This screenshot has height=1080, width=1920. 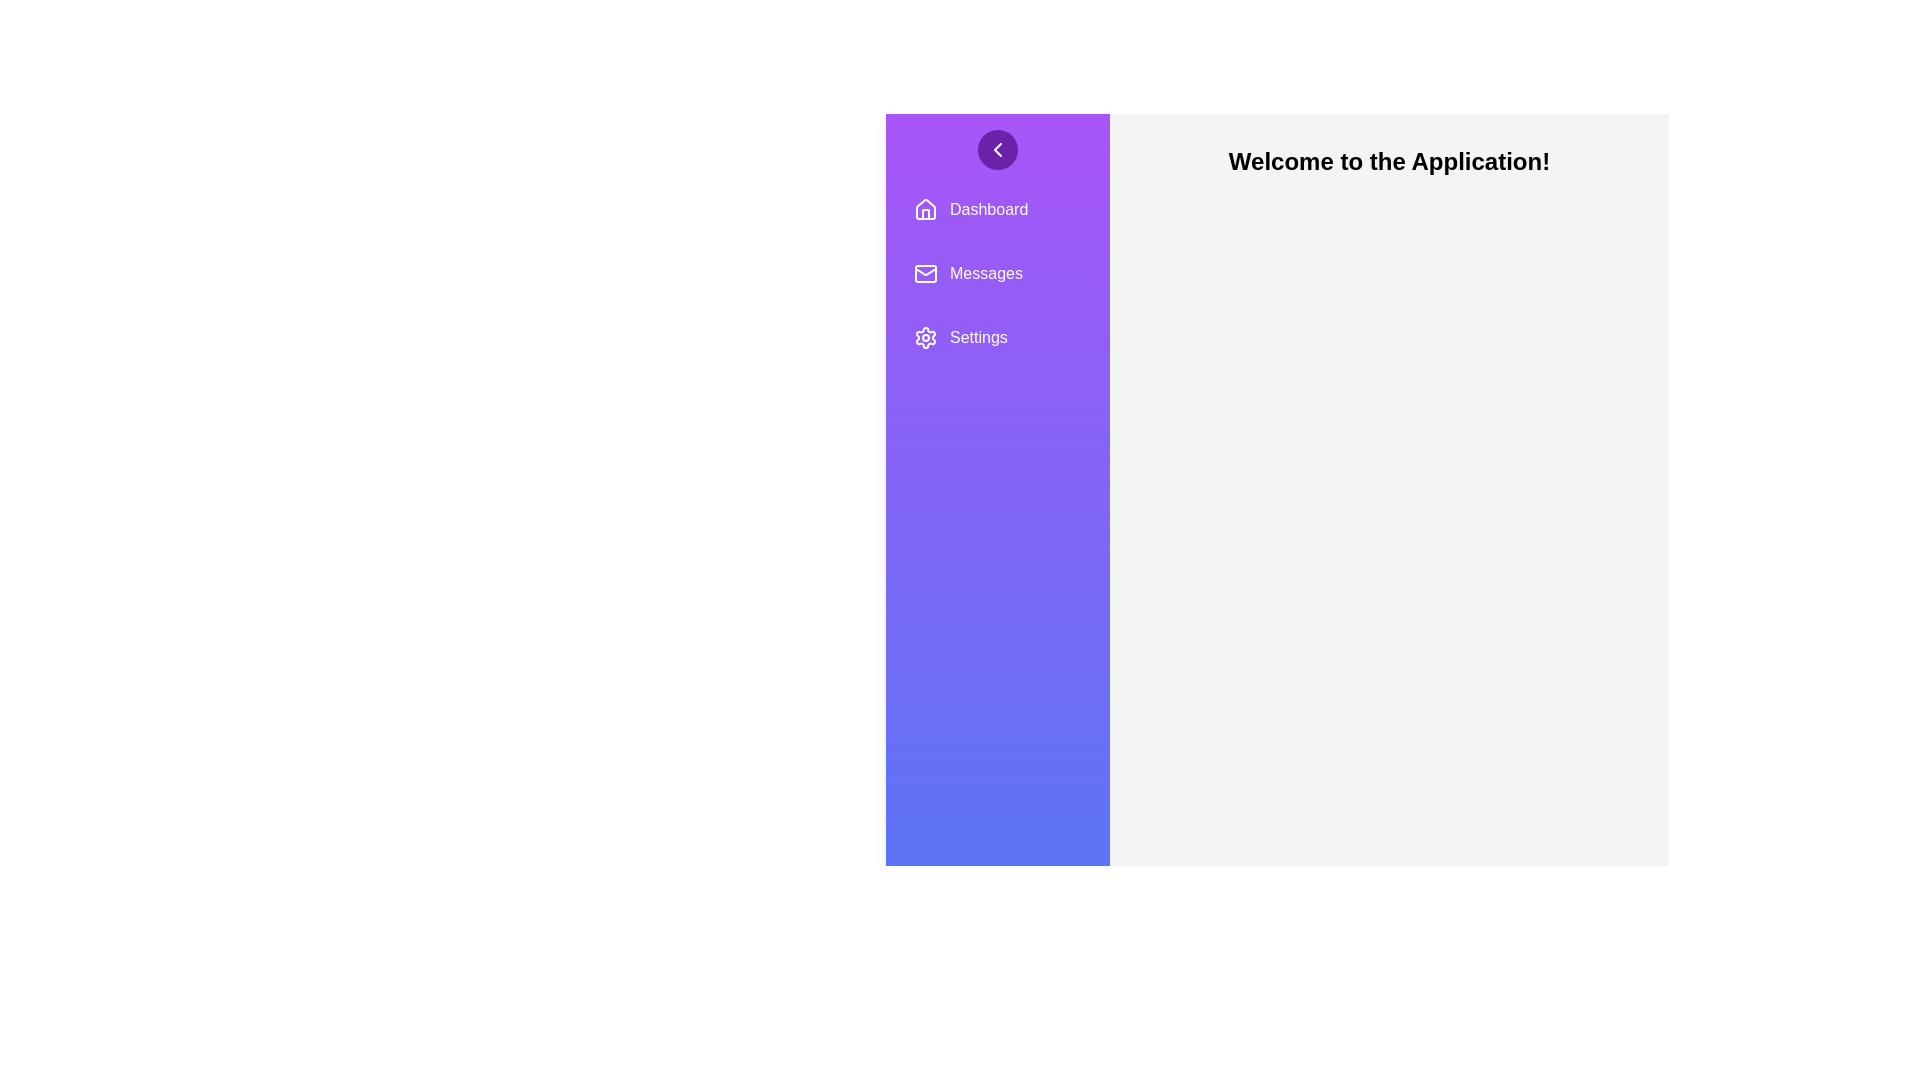 What do you see at coordinates (998, 337) in the screenshot?
I see `the 'Settings' button, which features a gear icon and white text on a purple gradient background, located at the bottom of the vertical menu on the left side of the interface` at bounding box center [998, 337].